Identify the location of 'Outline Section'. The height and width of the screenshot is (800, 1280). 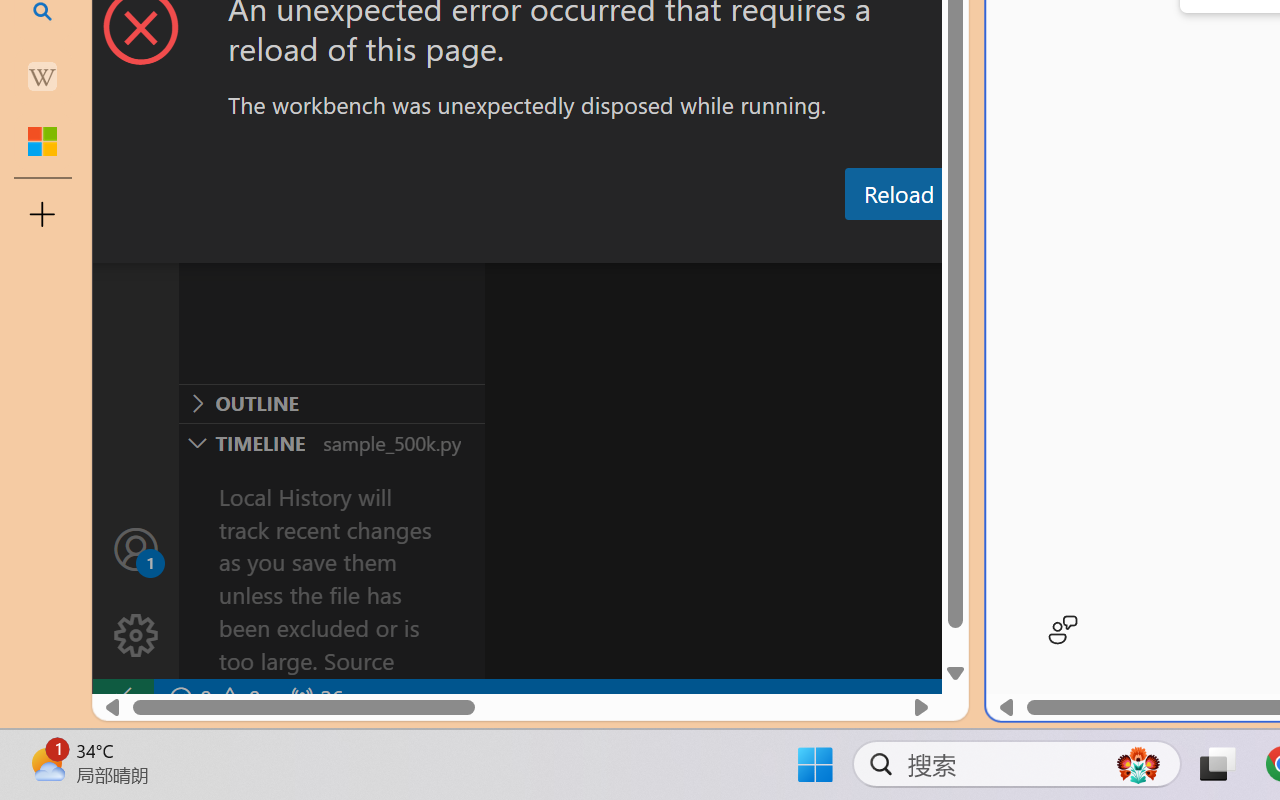
(331, 403).